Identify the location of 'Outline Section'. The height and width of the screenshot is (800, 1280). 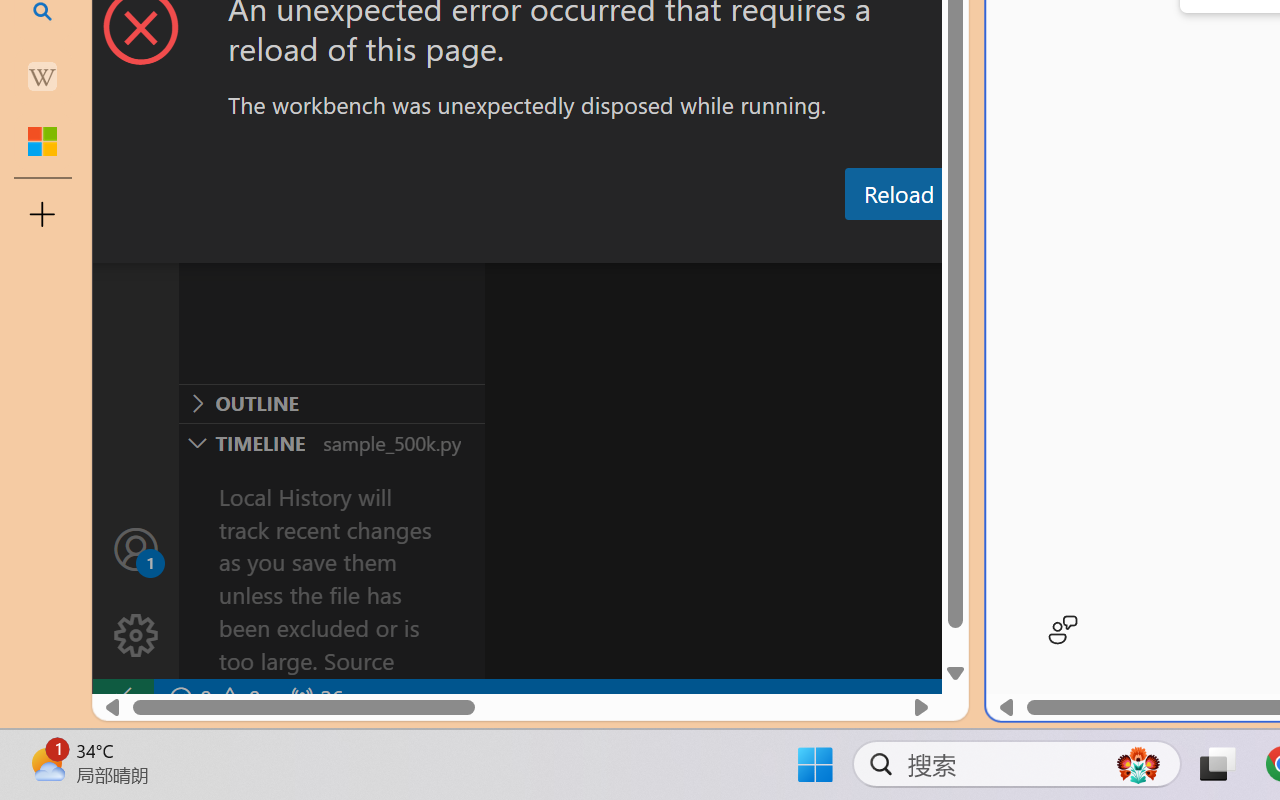
(331, 403).